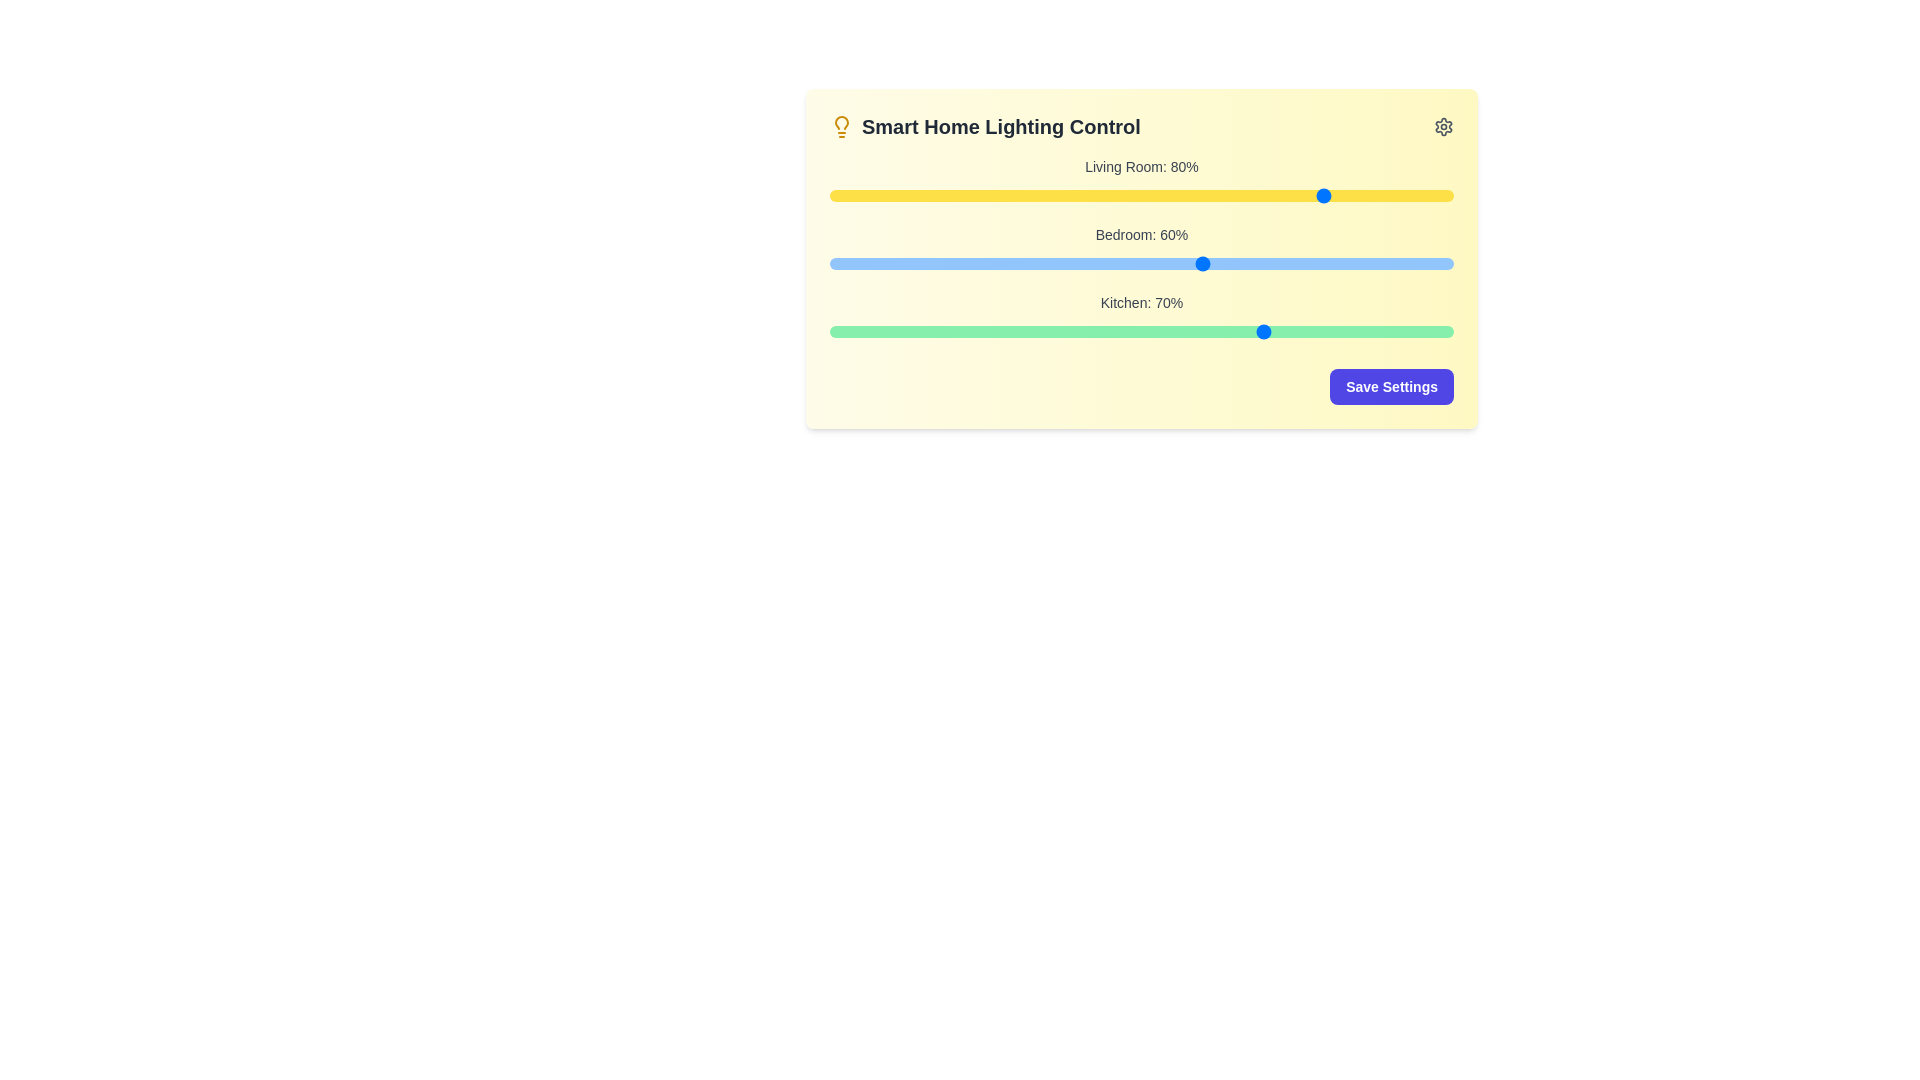  What do you see at coordinates (841, 127) in the screenshot?
I see `the light bulb icon representing 'Smart Home Lighting Control' located at the top of the panel` at bounding box center [841, 127].